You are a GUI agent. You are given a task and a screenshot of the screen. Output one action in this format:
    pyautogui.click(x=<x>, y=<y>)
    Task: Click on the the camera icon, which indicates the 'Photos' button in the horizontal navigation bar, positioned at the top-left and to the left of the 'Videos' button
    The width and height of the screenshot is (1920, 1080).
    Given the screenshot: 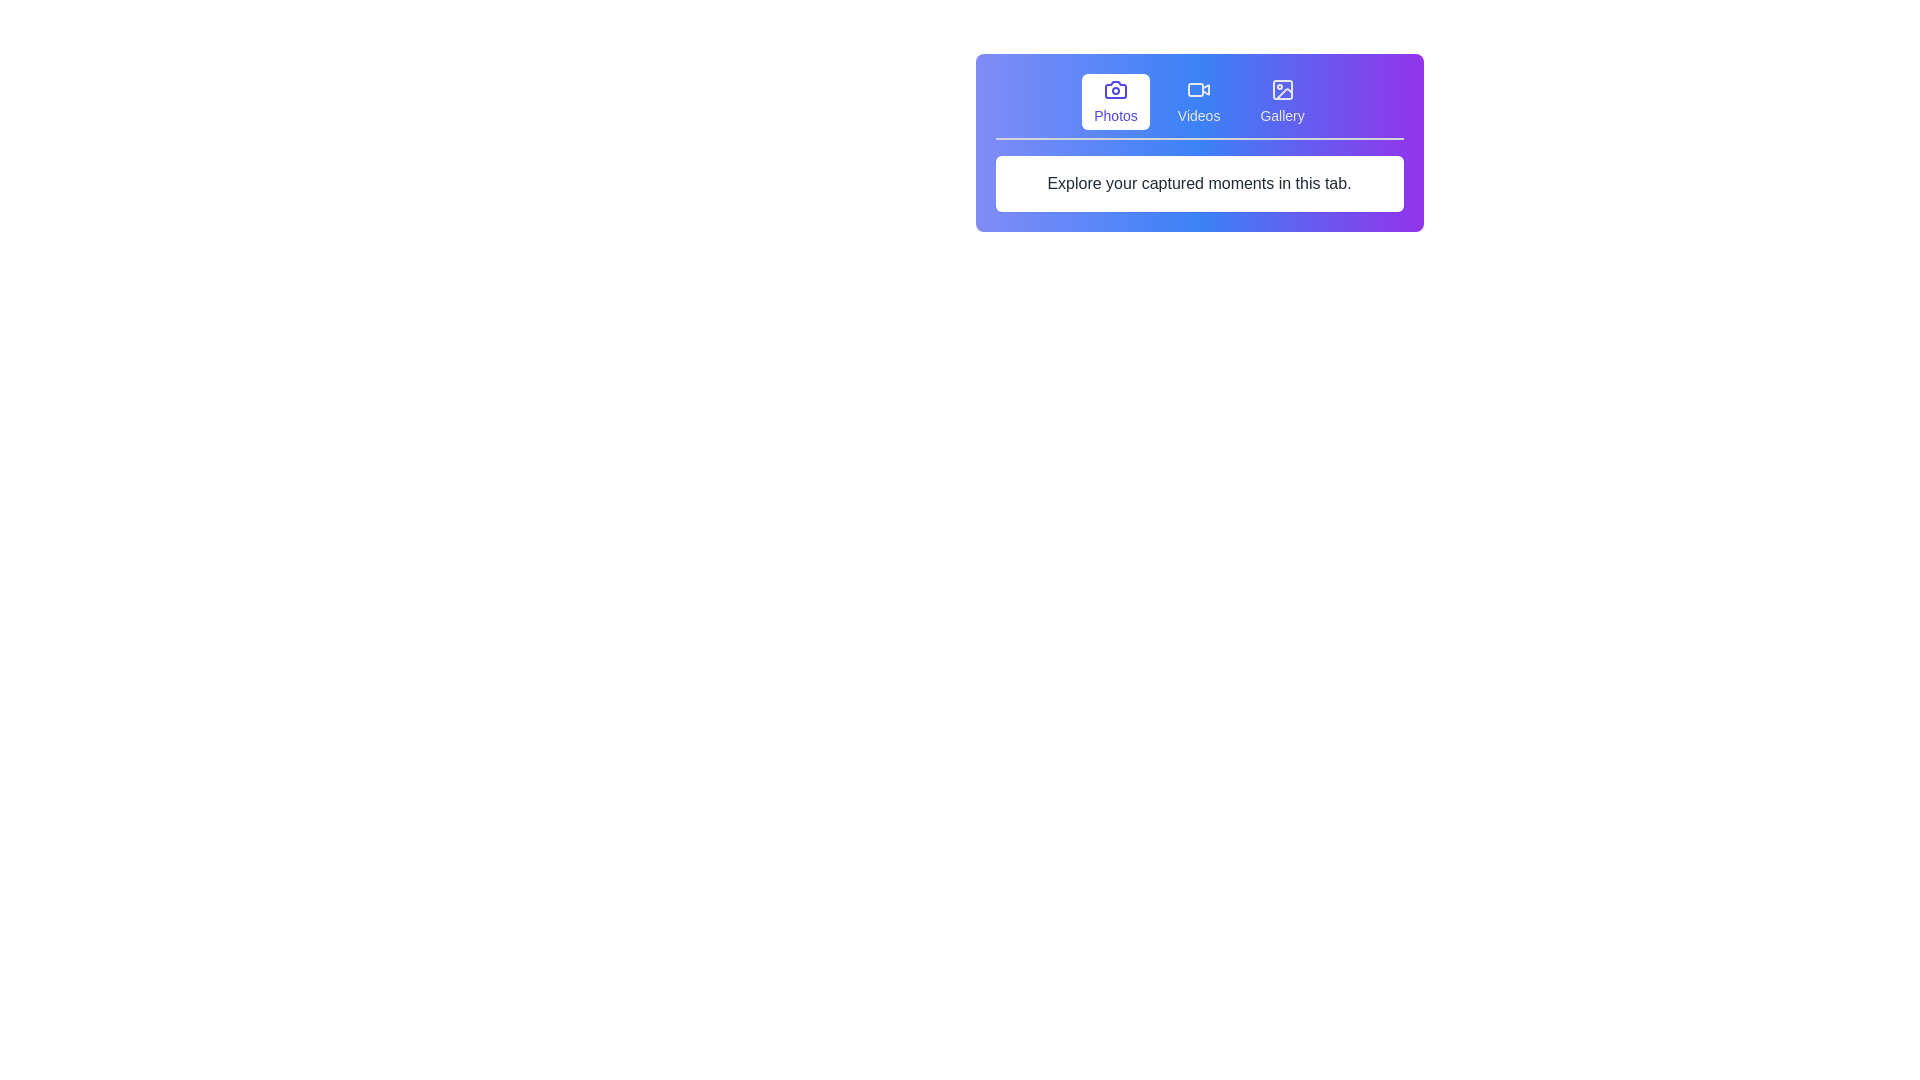 What is the action you would take?
    pyautogui.click(x=1115, y=88)
    